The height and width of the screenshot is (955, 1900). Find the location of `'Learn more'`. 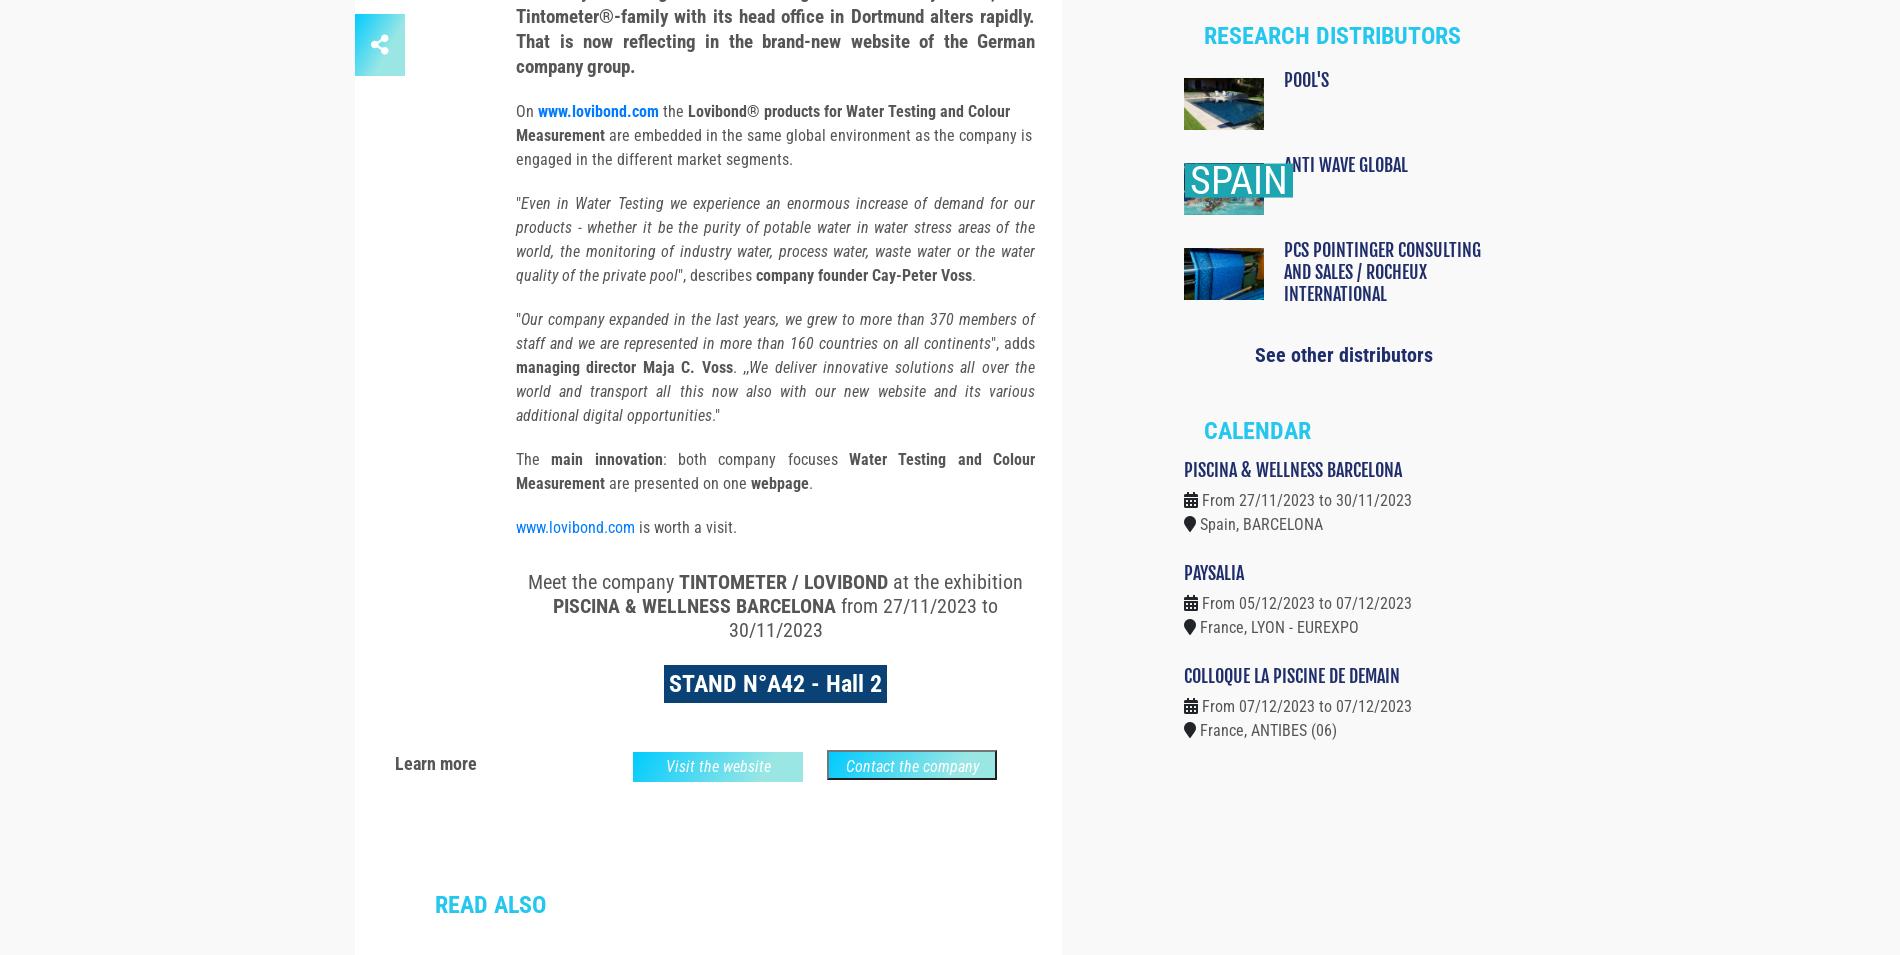

'Learn more' is located at coordinates (435, 799).